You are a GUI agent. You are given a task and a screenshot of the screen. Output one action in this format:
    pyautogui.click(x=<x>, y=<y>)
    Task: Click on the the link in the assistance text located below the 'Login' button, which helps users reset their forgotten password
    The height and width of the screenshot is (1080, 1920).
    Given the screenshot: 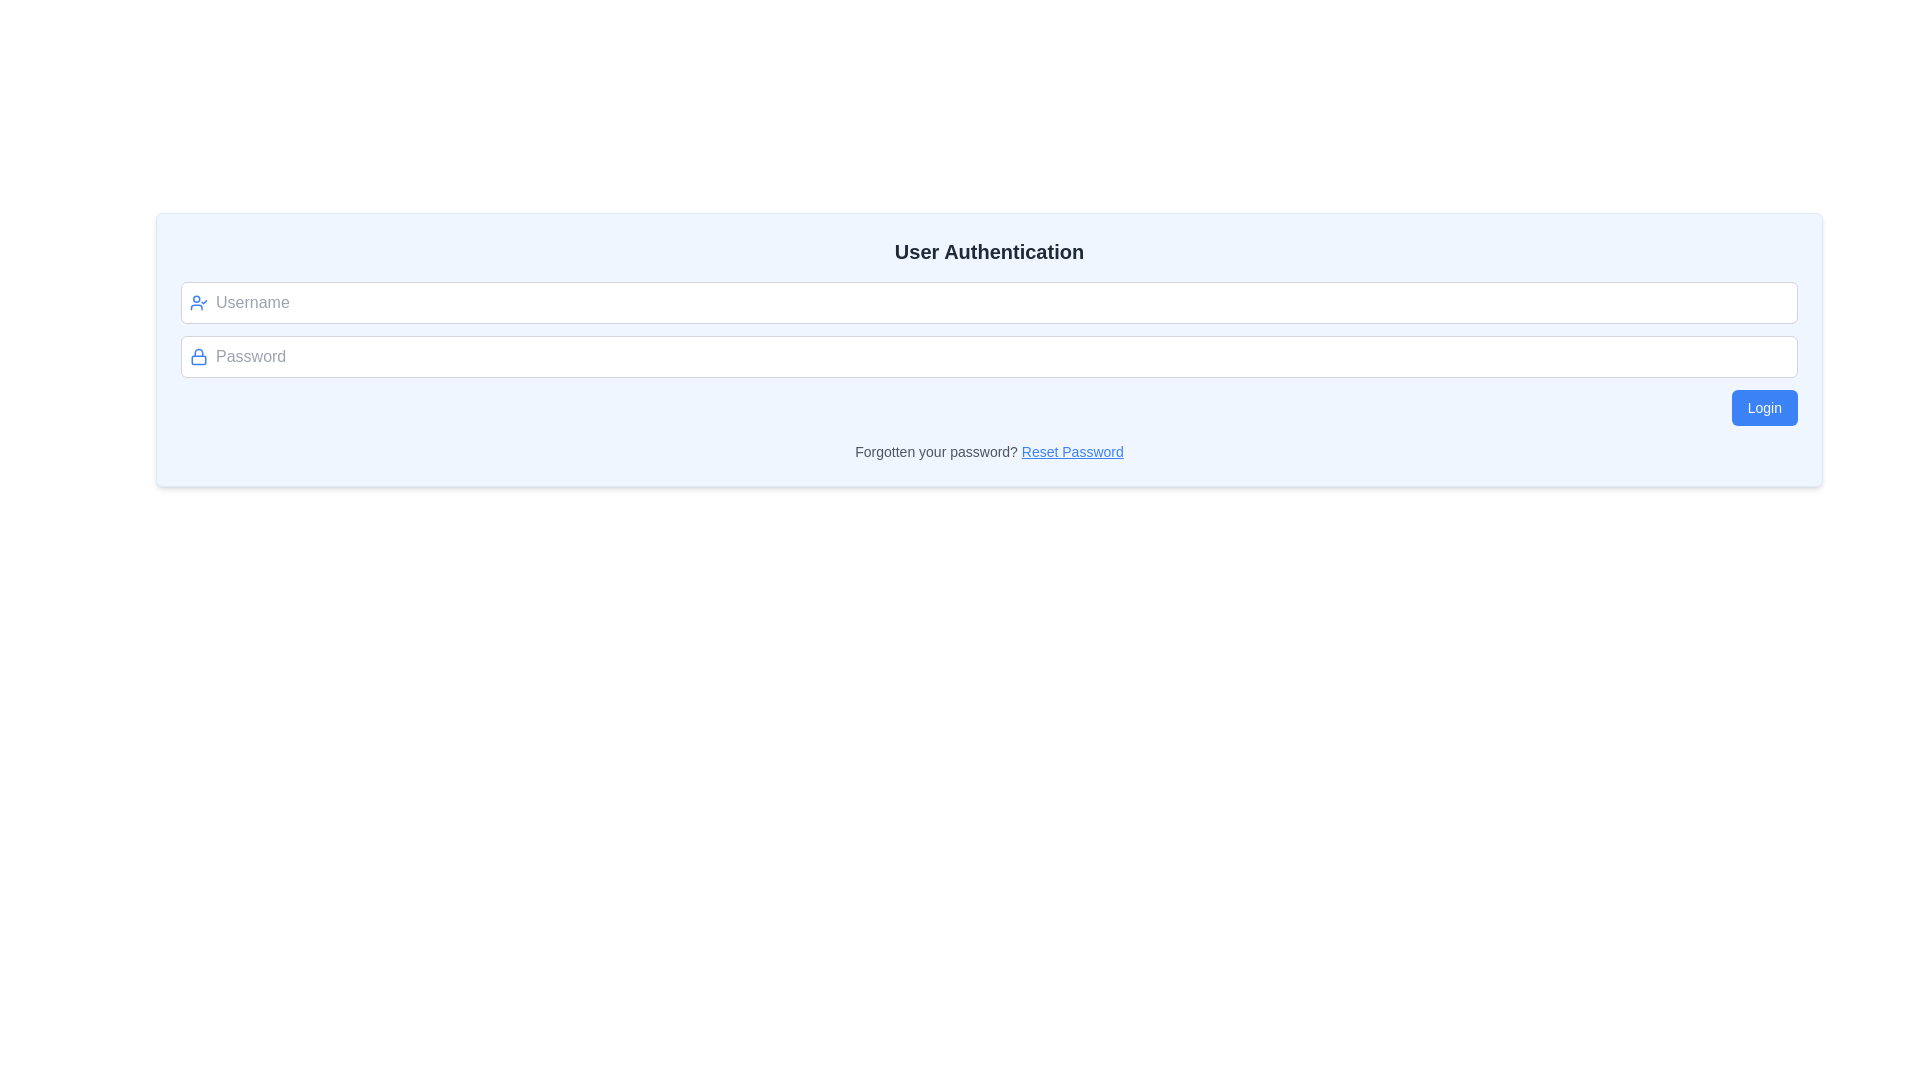 What is the action you would take?
    pyautogui.click(x=989, y=451)
    